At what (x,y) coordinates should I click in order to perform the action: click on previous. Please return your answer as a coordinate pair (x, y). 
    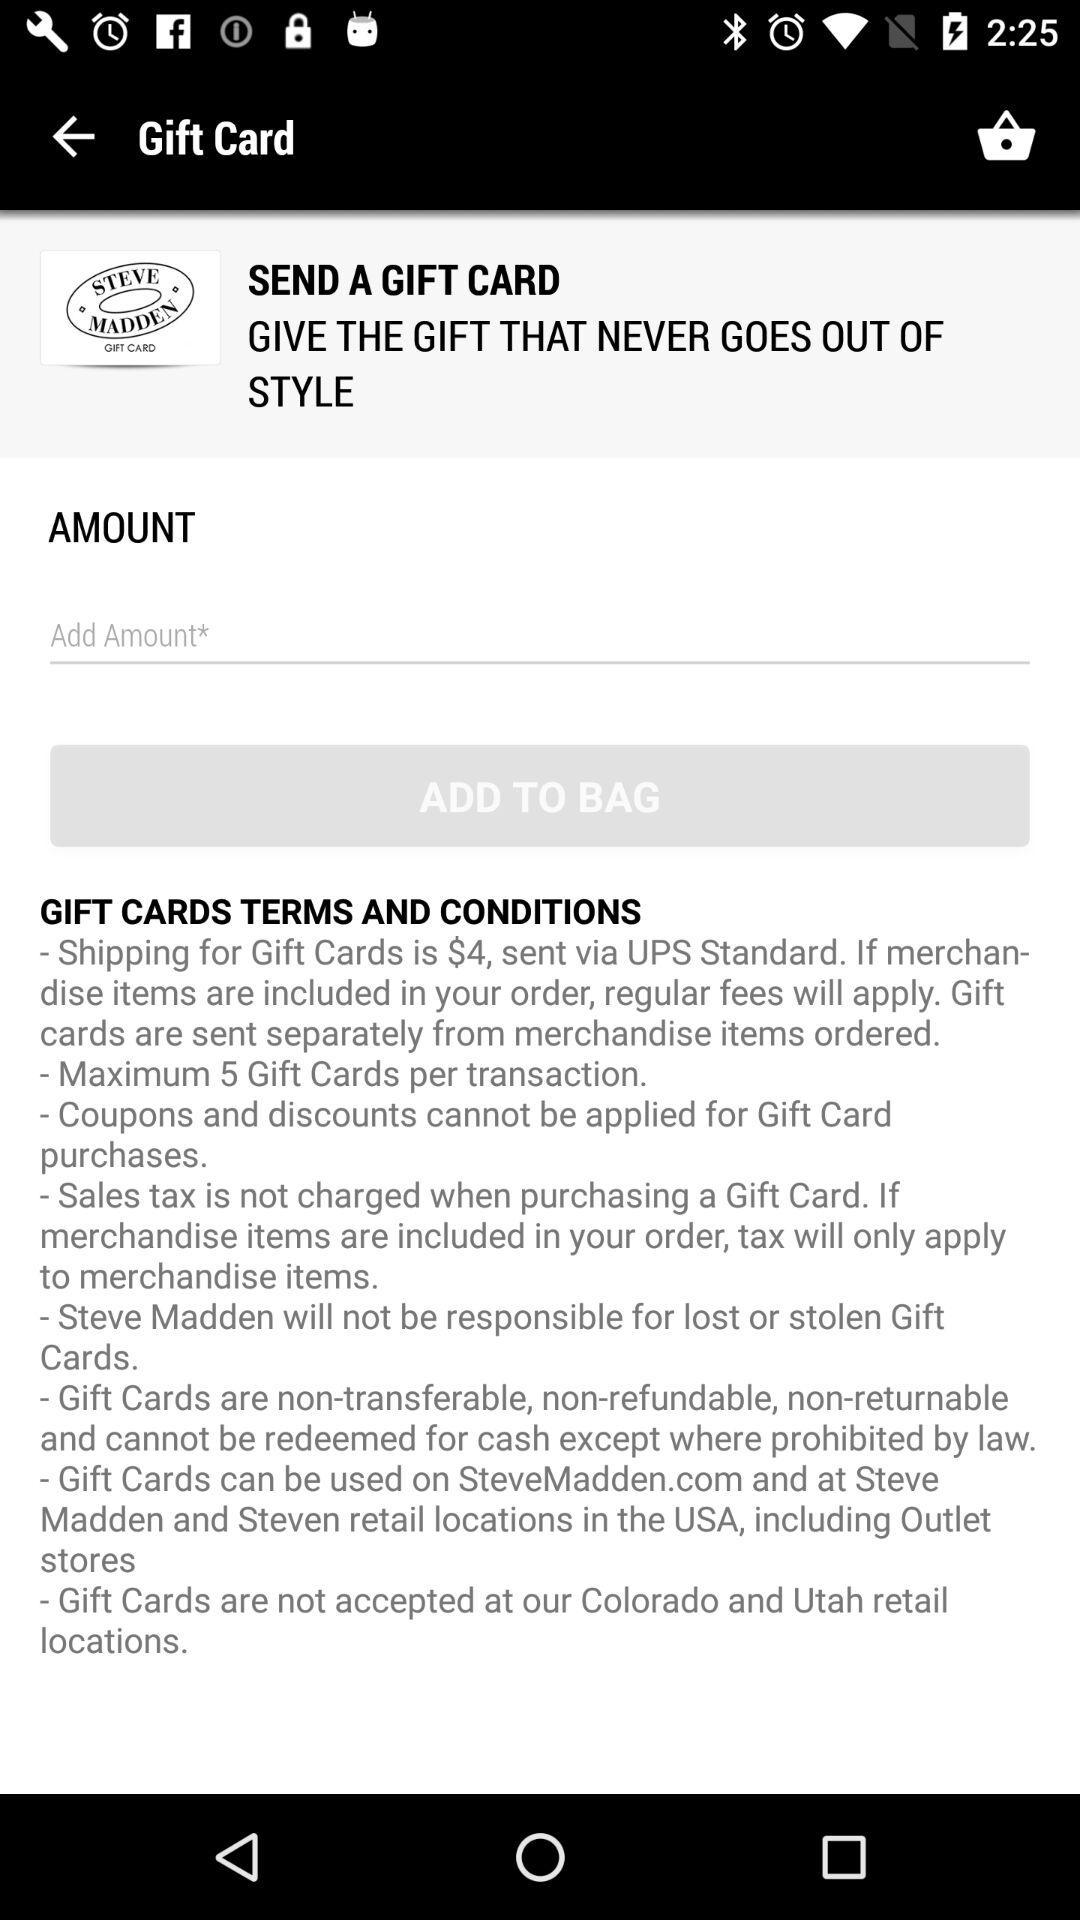
    Looking at the image, I should click on (72, 135).